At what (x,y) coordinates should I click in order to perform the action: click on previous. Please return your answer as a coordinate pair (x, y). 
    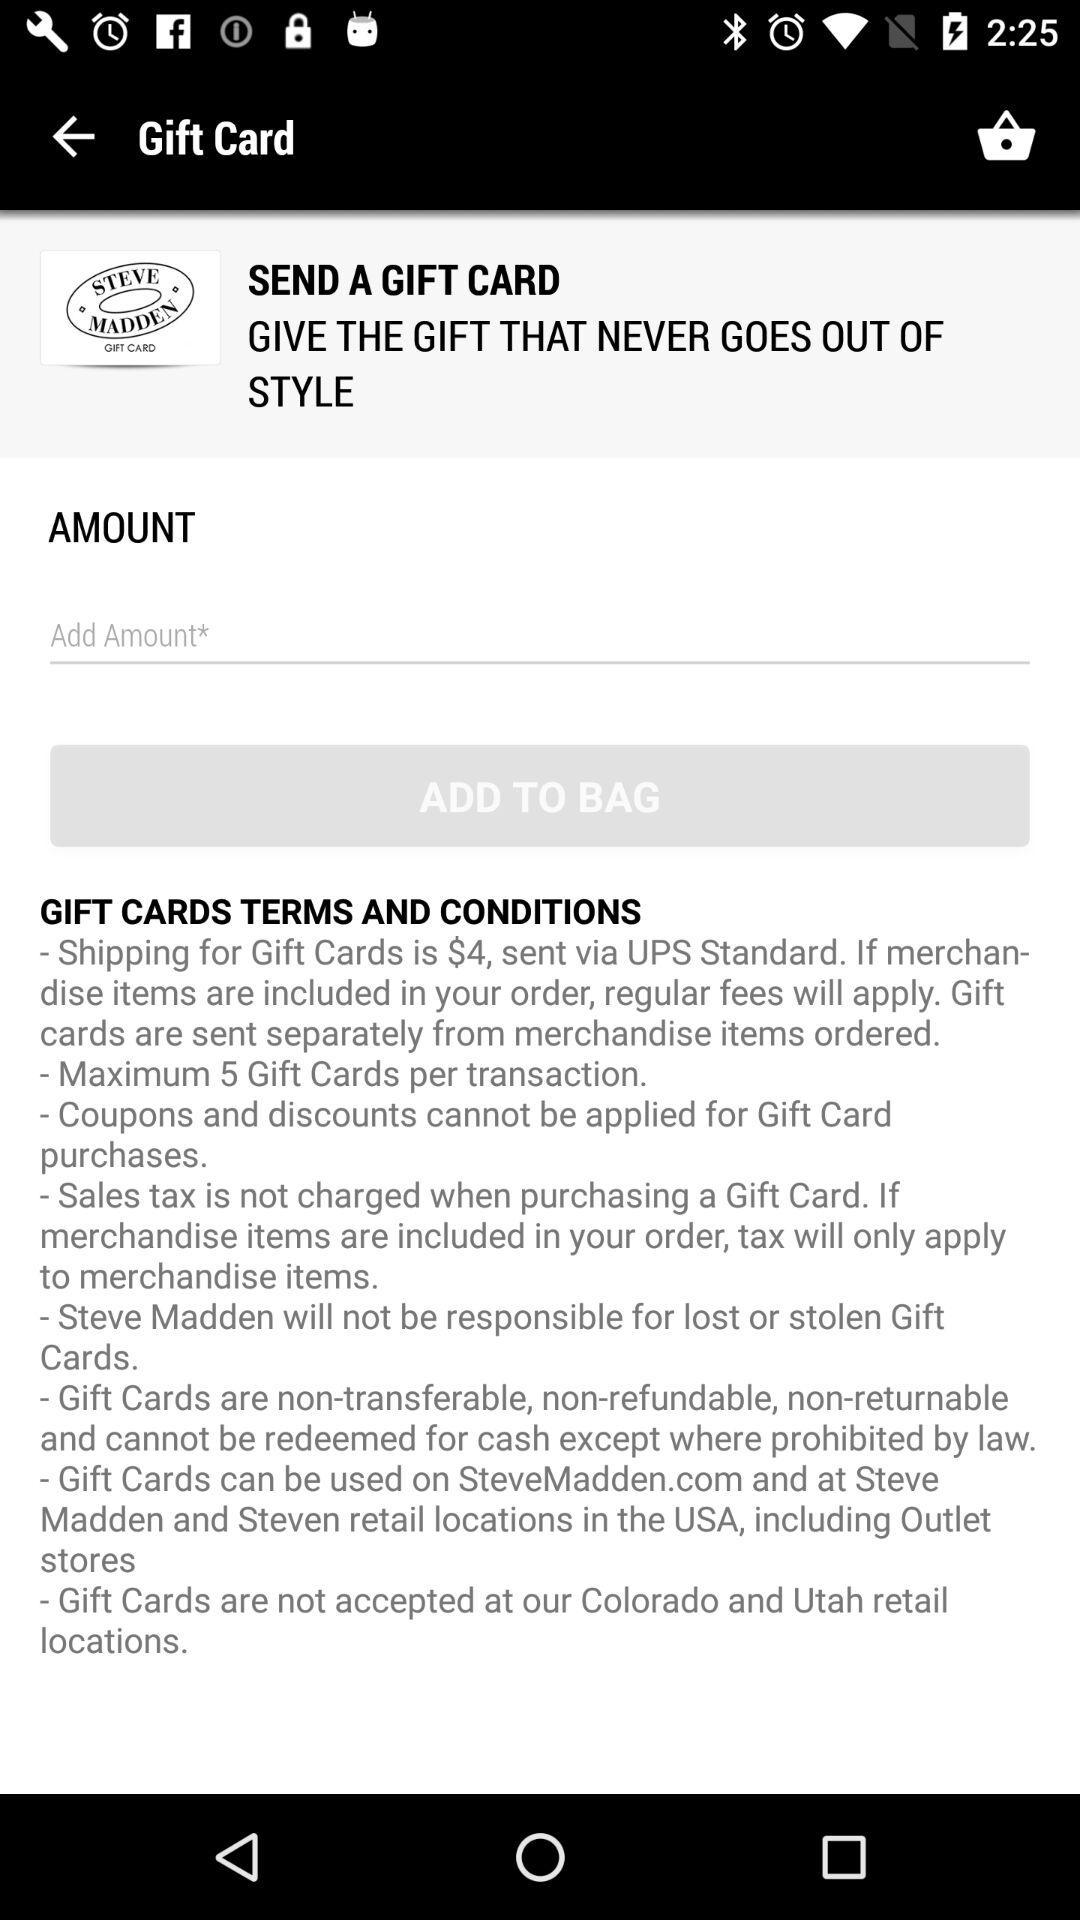
    Looking at the image, I should click on (72, 135).